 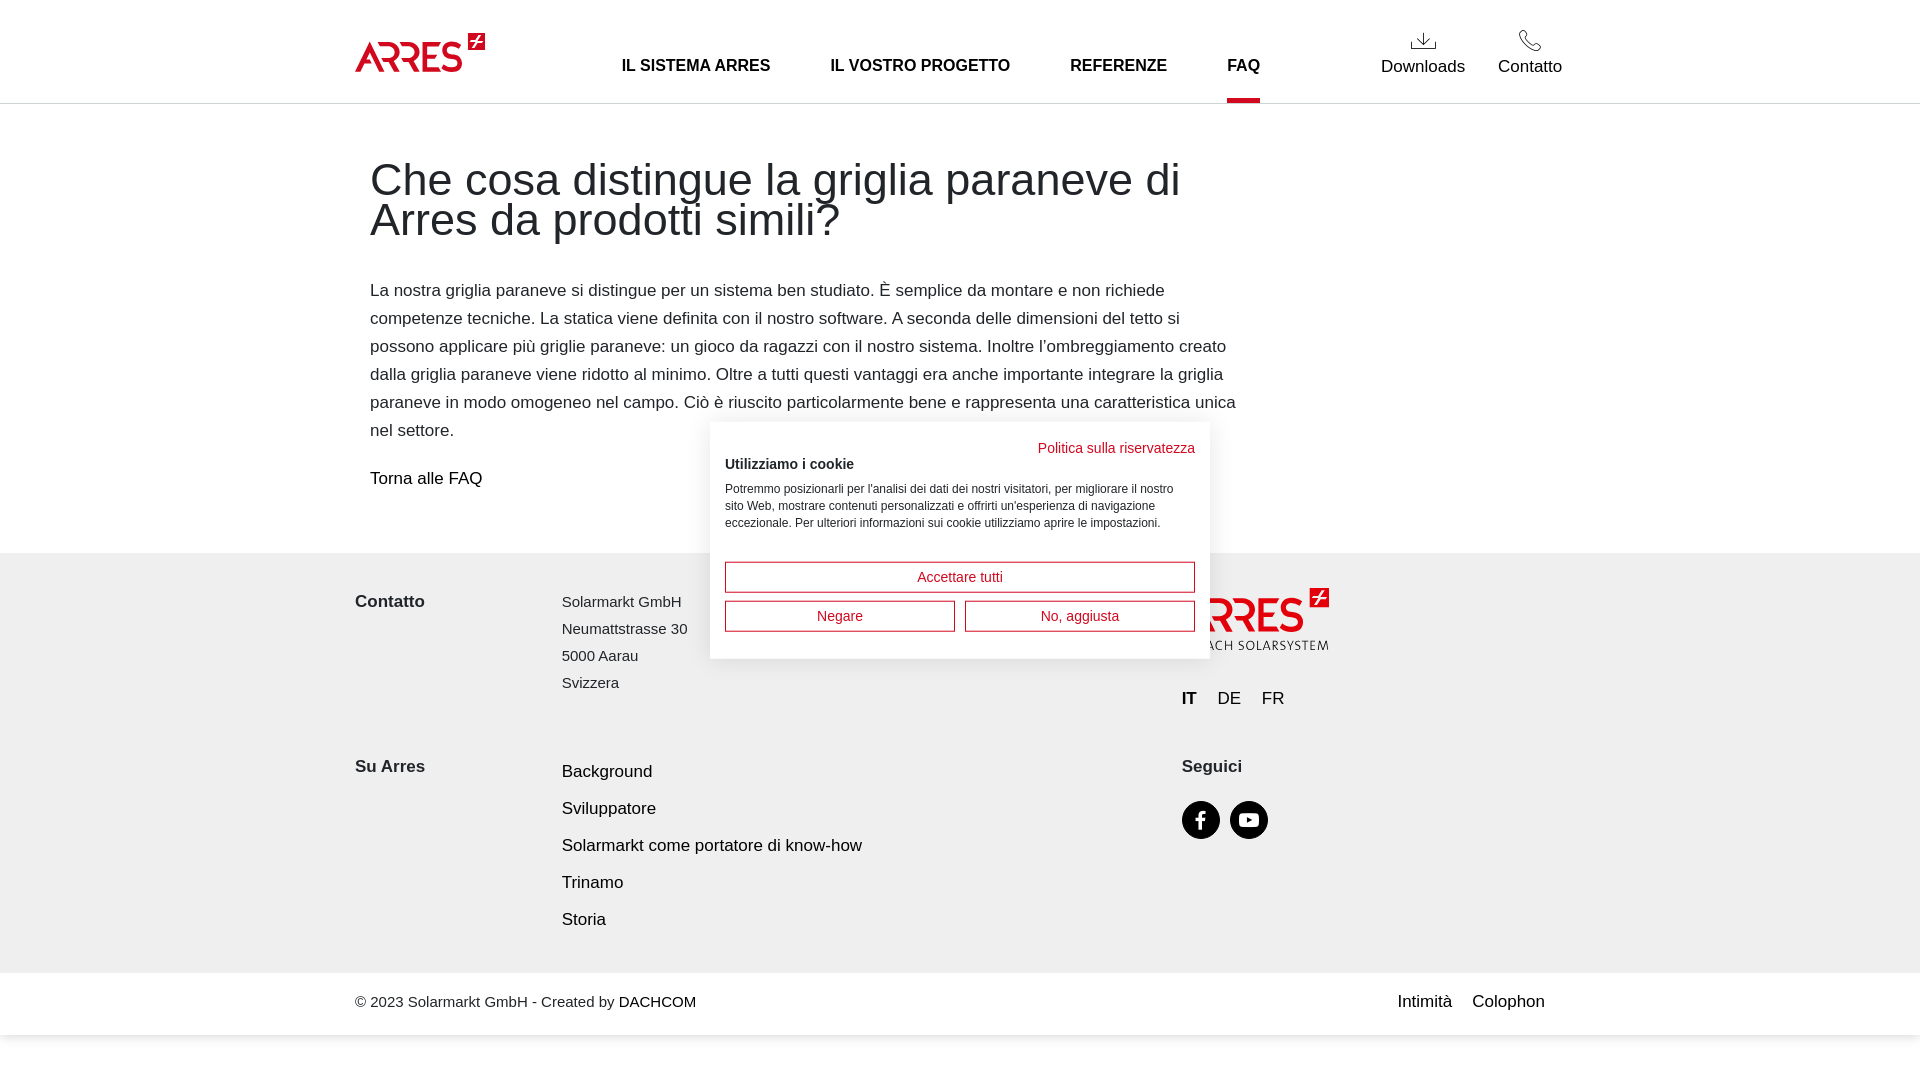 I want to click on 'DACHCOM', so click(x=657, y=1001).